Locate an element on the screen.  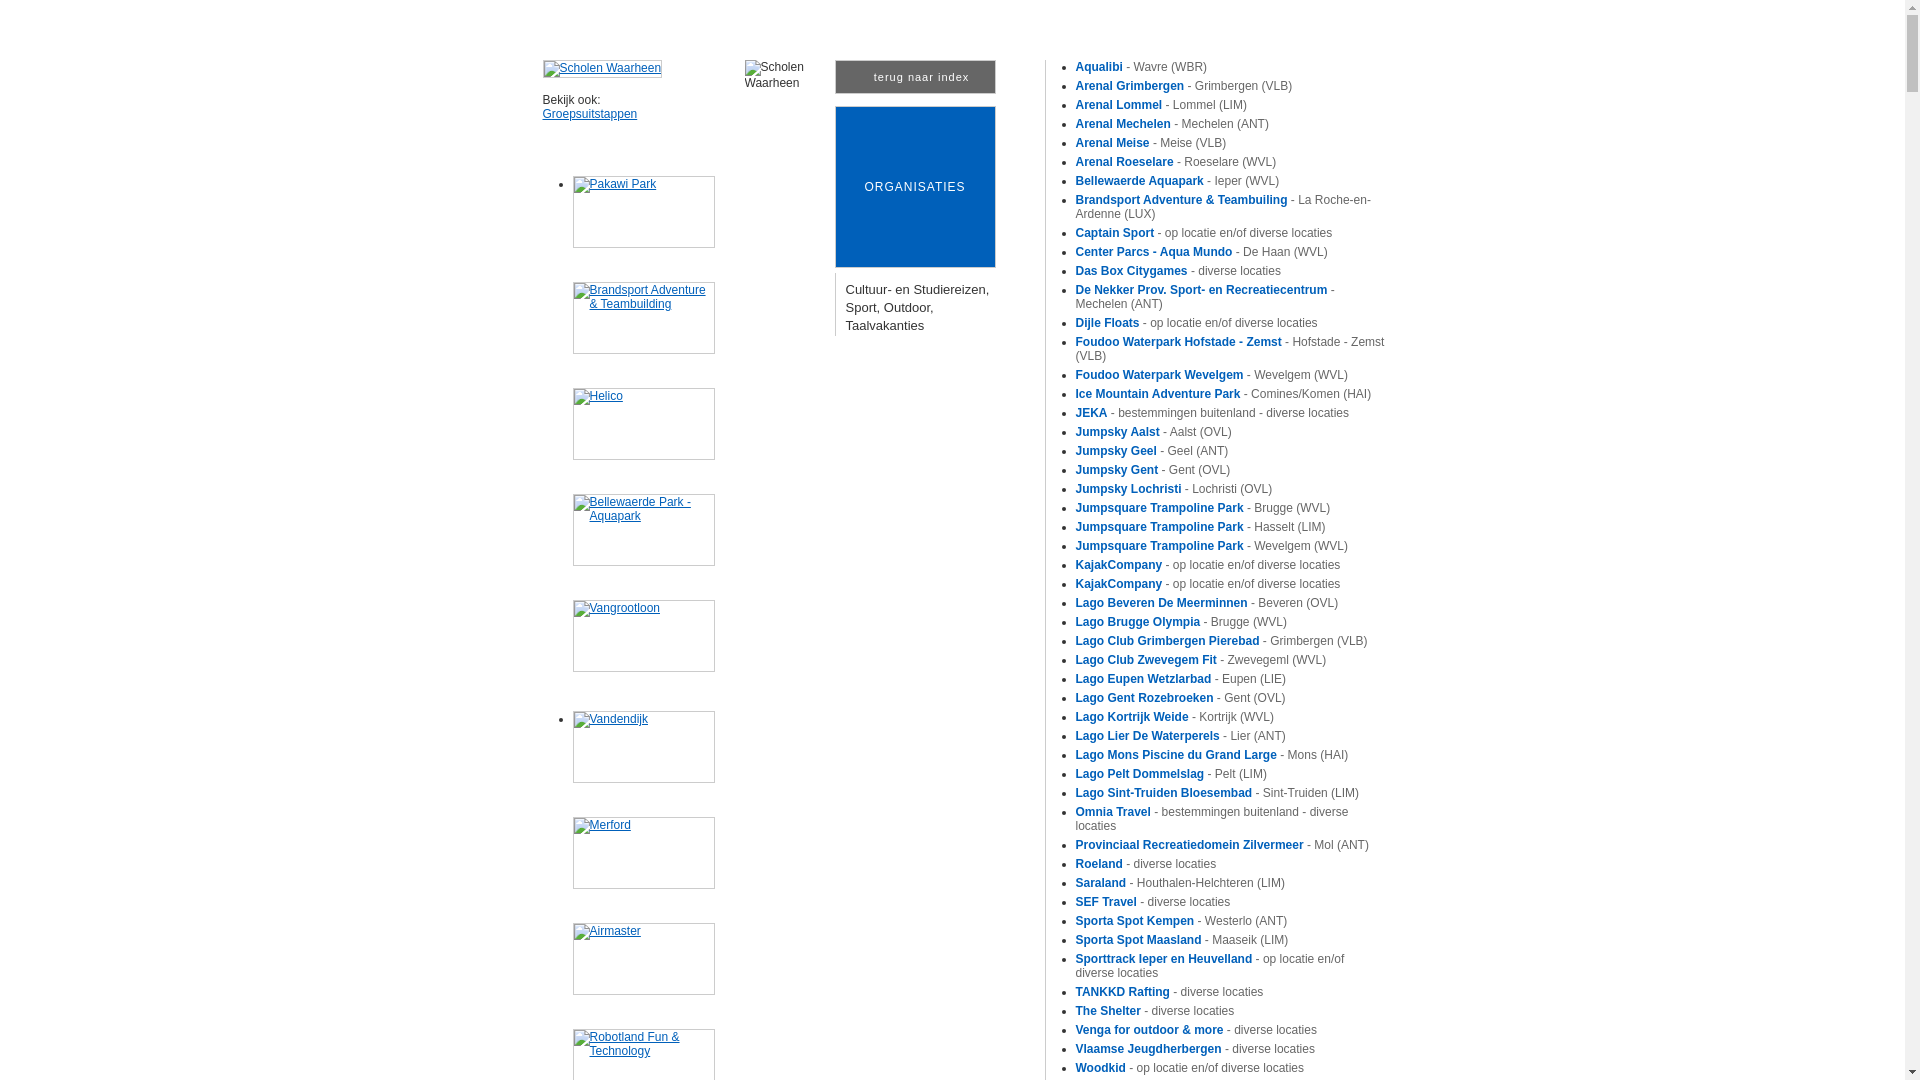
'SEF Travel - diverse locaties' is located at coordinates (1153, 902).